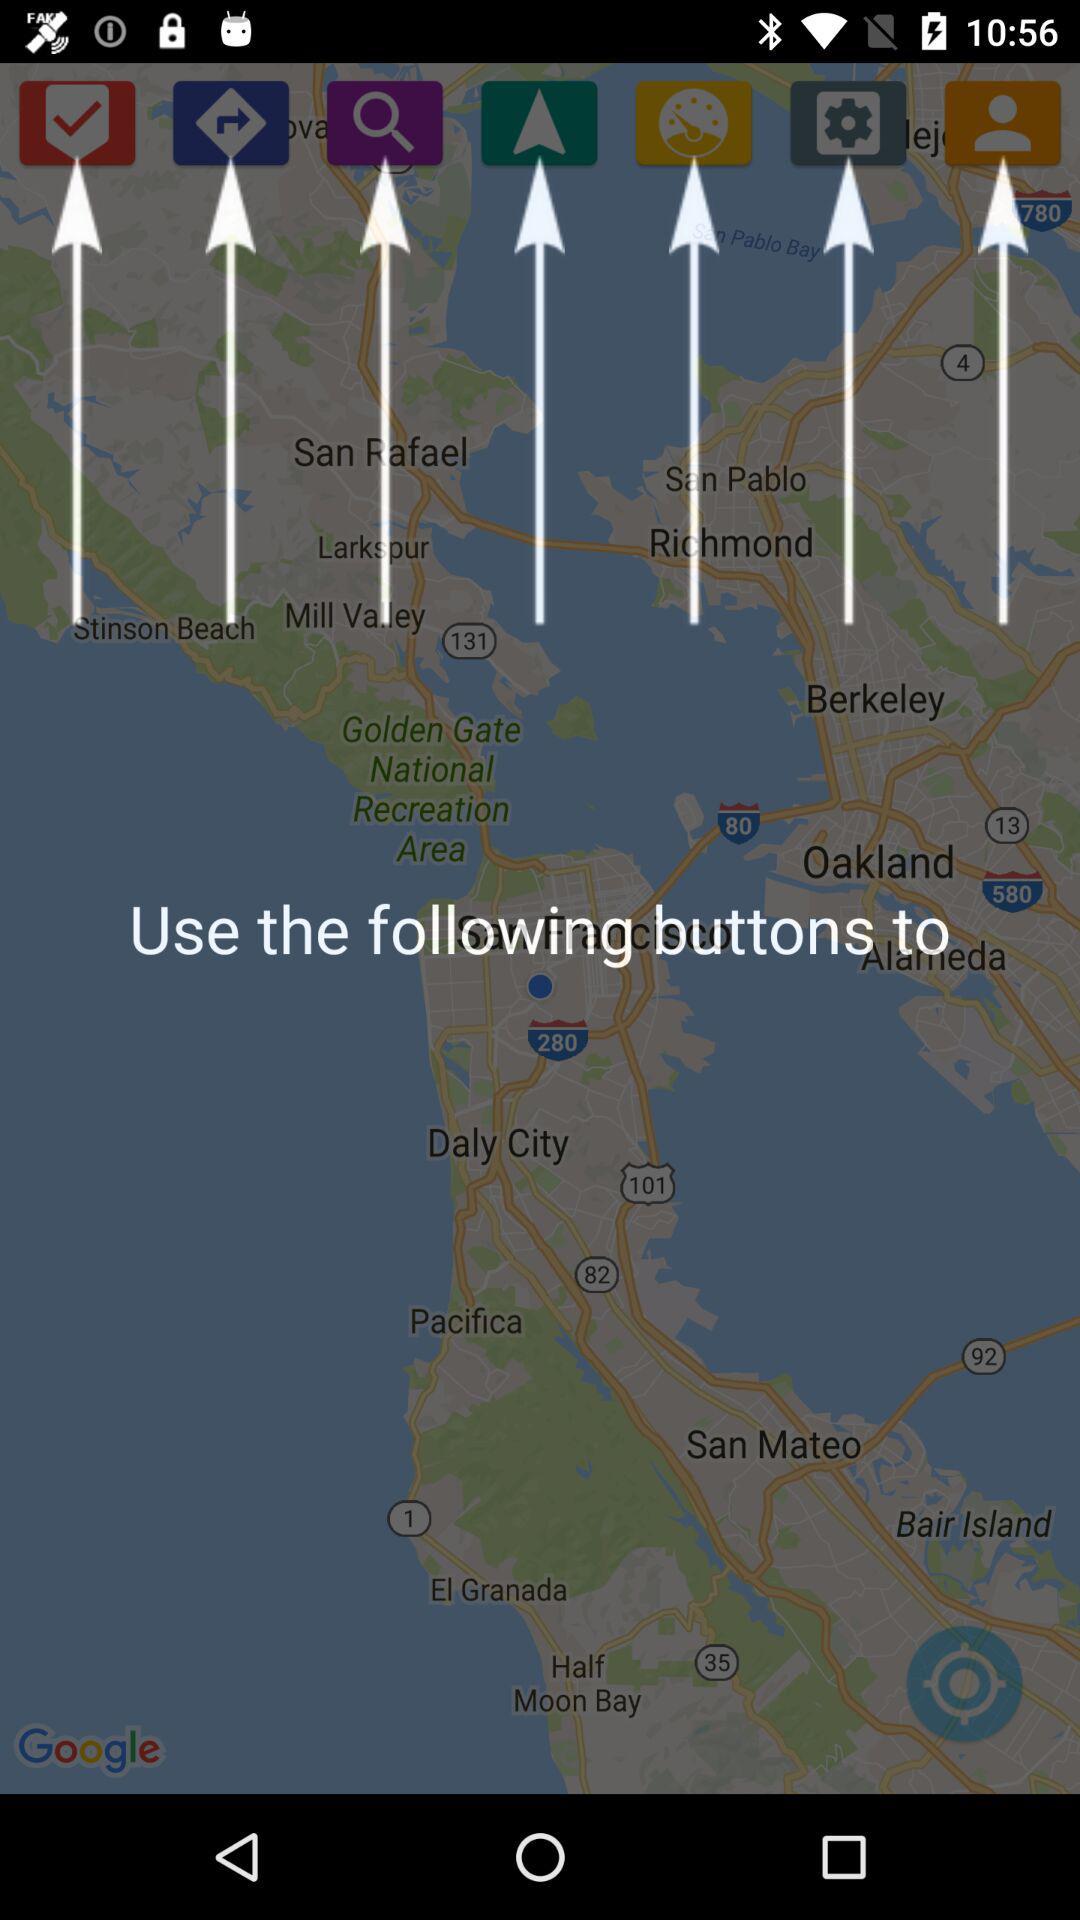  Describe the element at coordinates (538, 121) in the screenshot. I see `show my location` at that location.